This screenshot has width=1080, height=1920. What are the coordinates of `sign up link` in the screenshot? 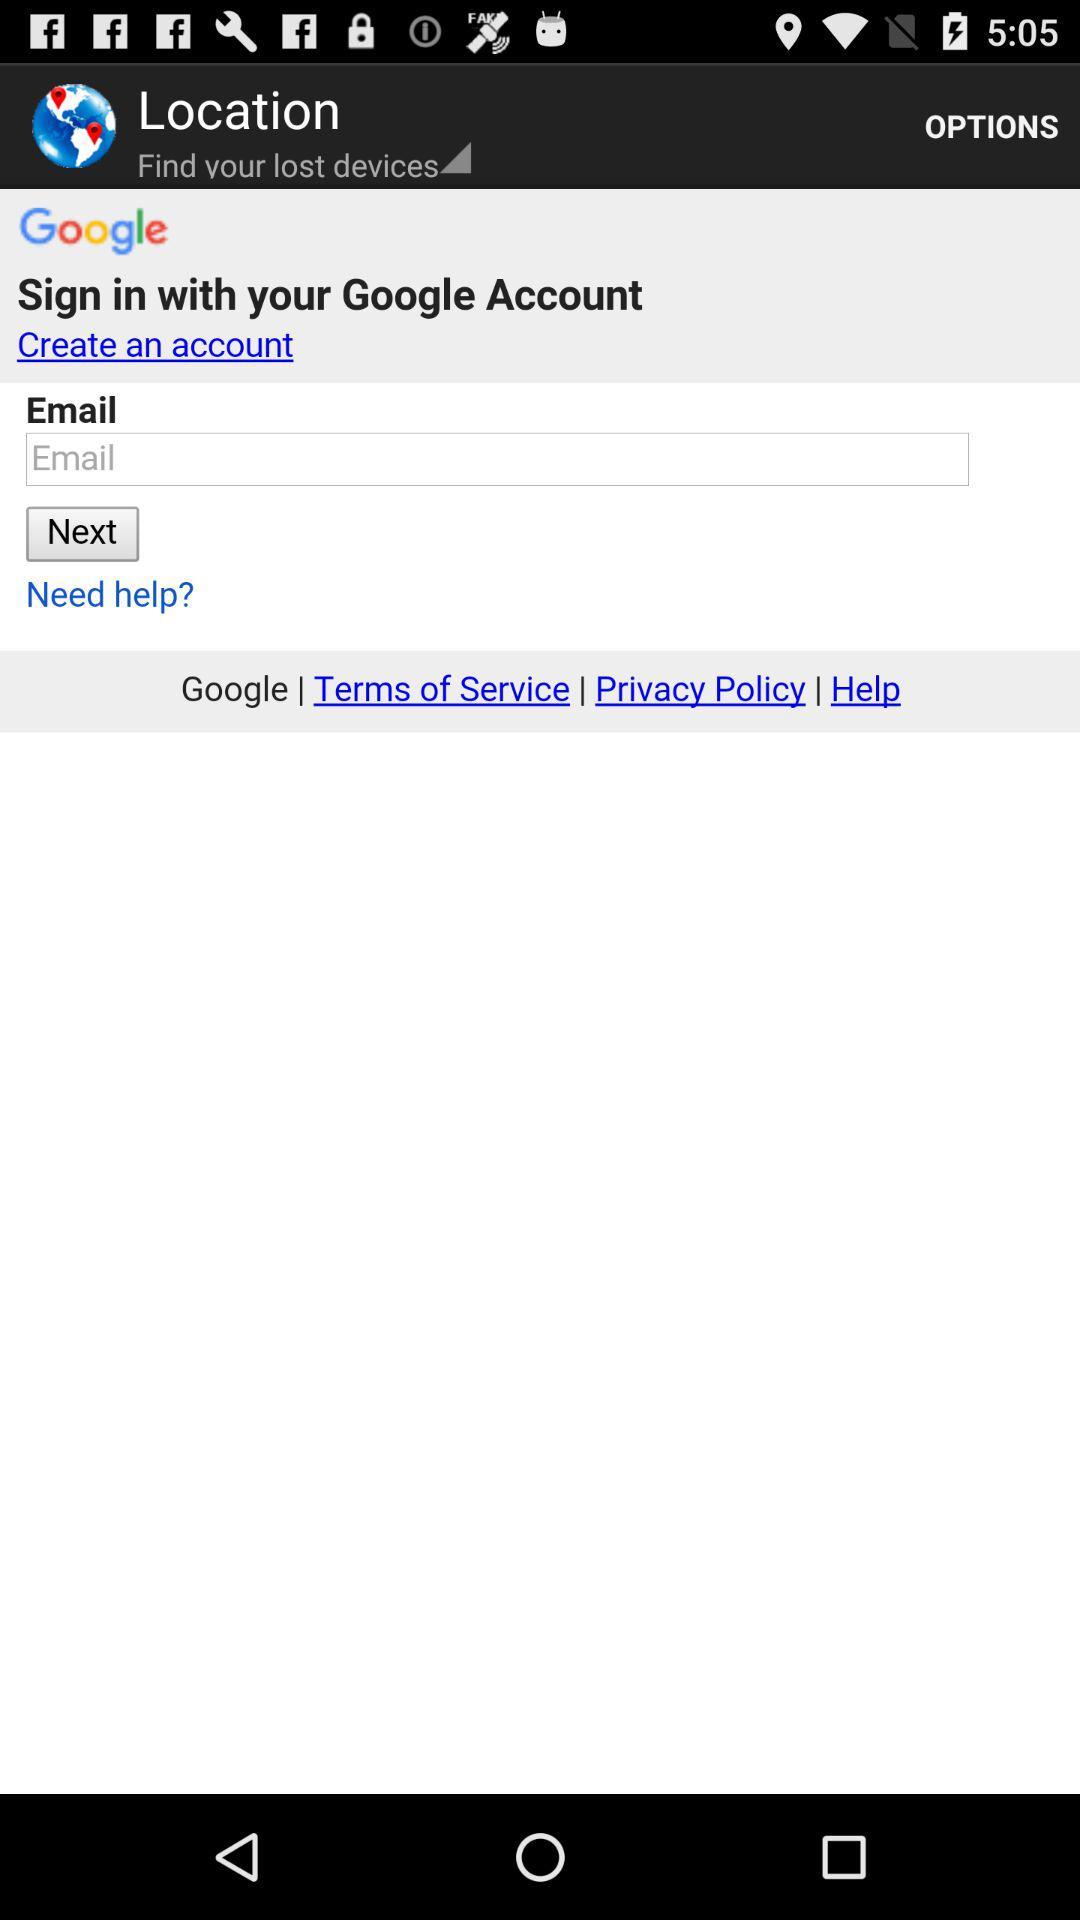 It's located at (540, 991).